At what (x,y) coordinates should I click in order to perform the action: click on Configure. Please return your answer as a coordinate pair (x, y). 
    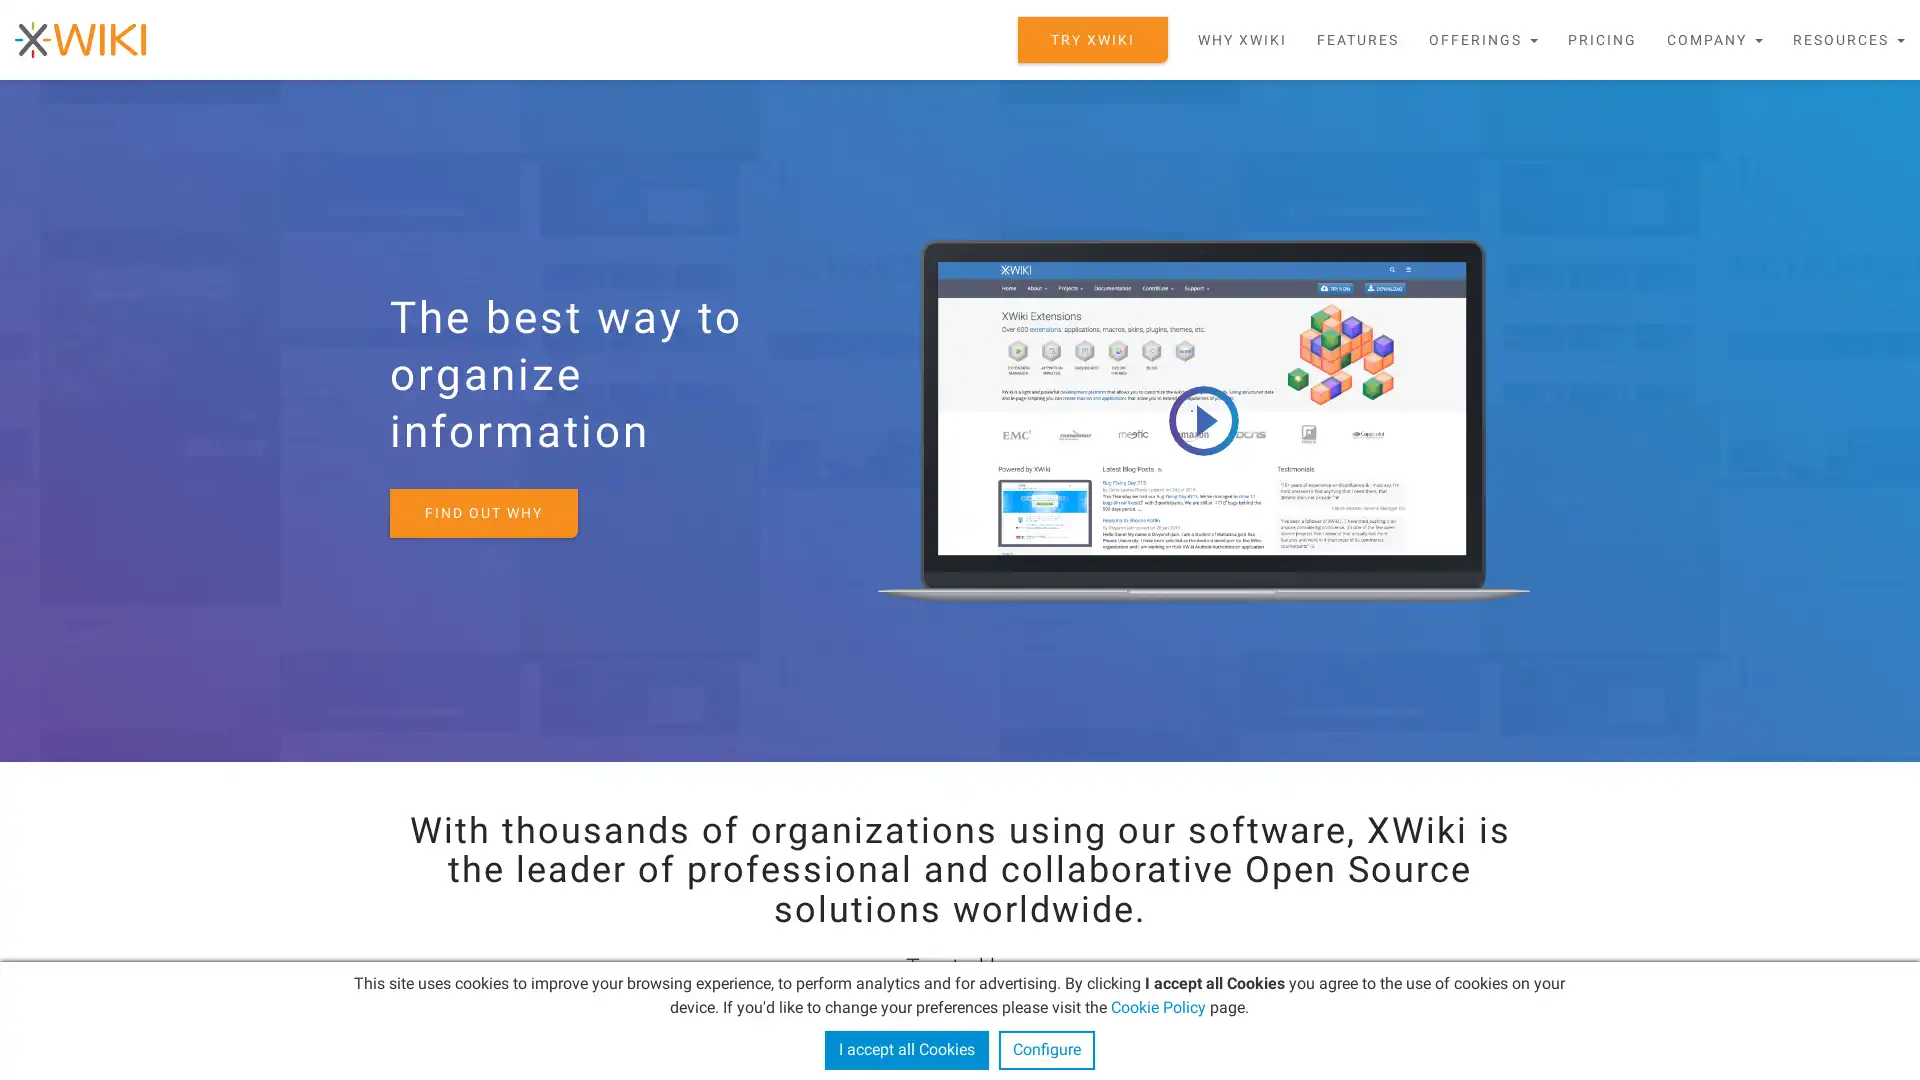
    Looking at the image, I should click on (1045, 1049).